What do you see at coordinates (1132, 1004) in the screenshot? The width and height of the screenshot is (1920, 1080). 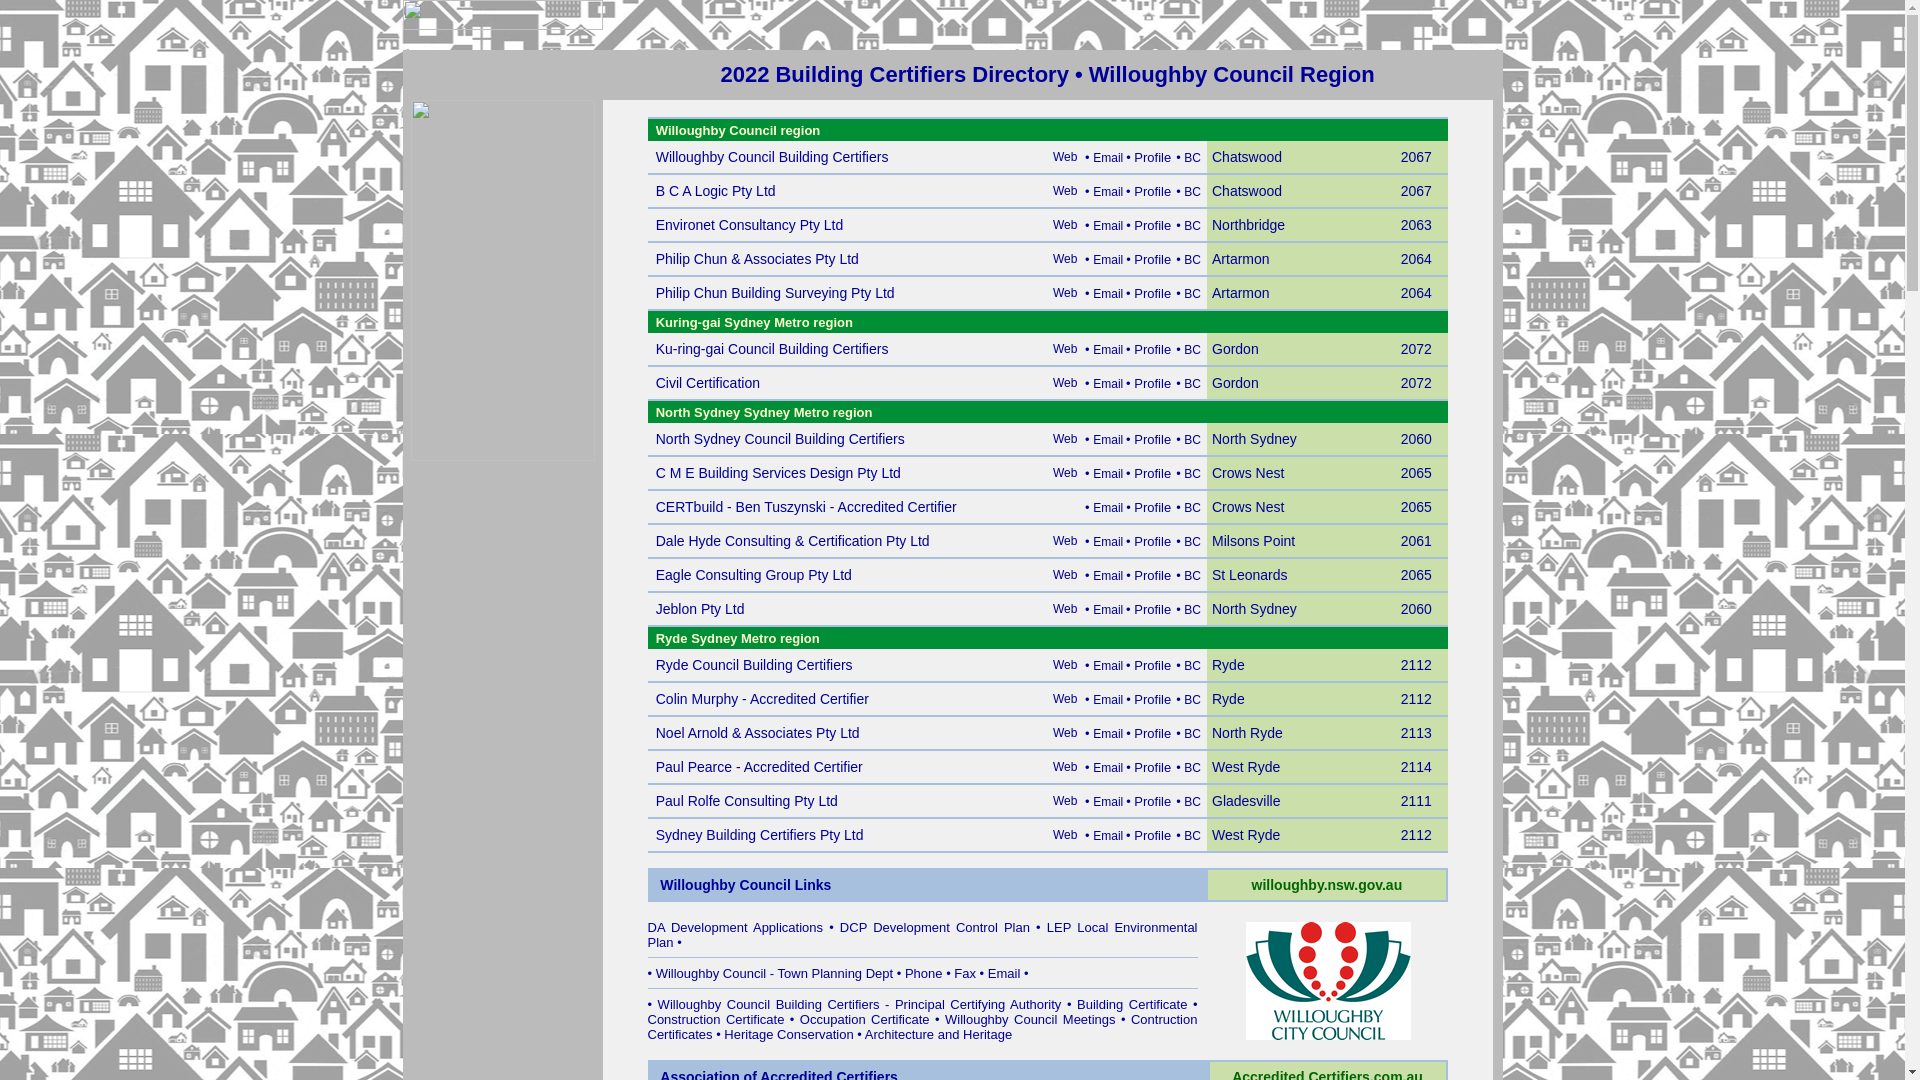 I see `'Building Certificate'` at bounding box center [1132, 1004].